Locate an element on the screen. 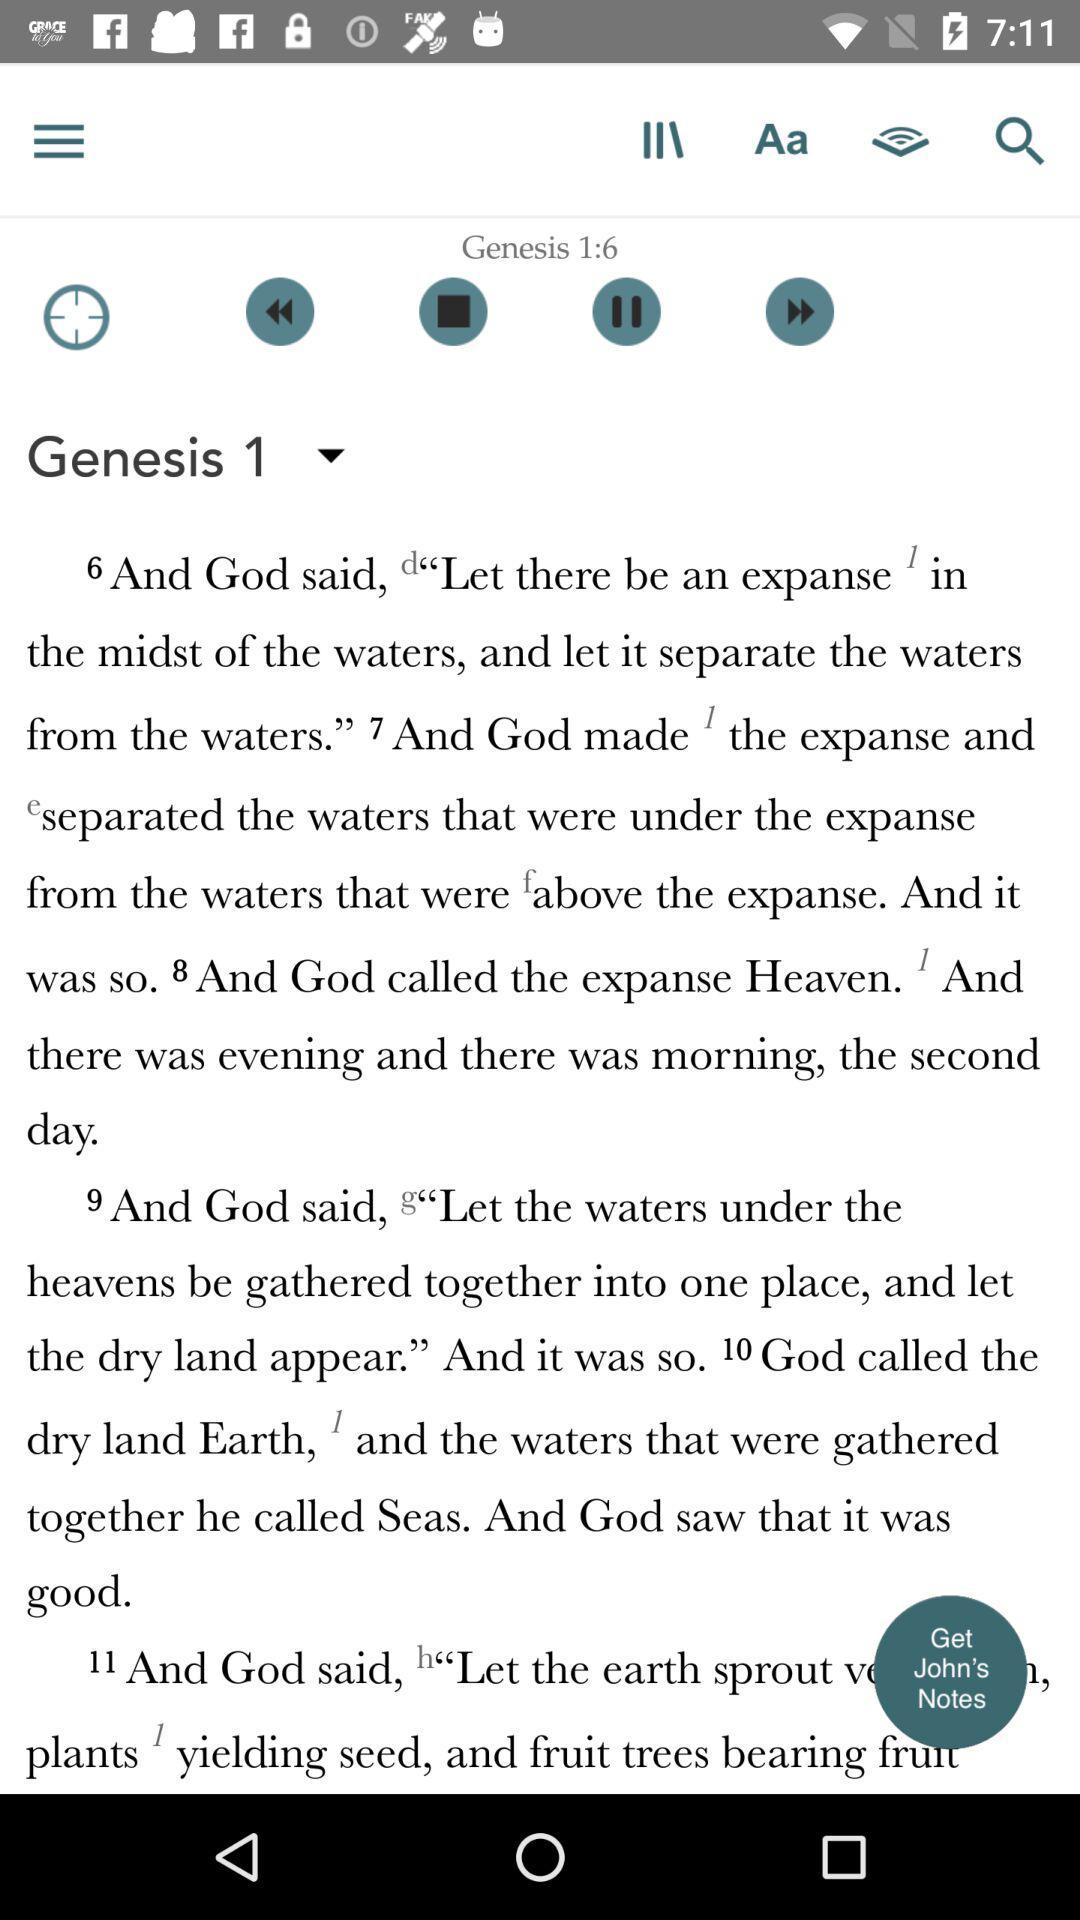  next is located at coordinates (798, 310).